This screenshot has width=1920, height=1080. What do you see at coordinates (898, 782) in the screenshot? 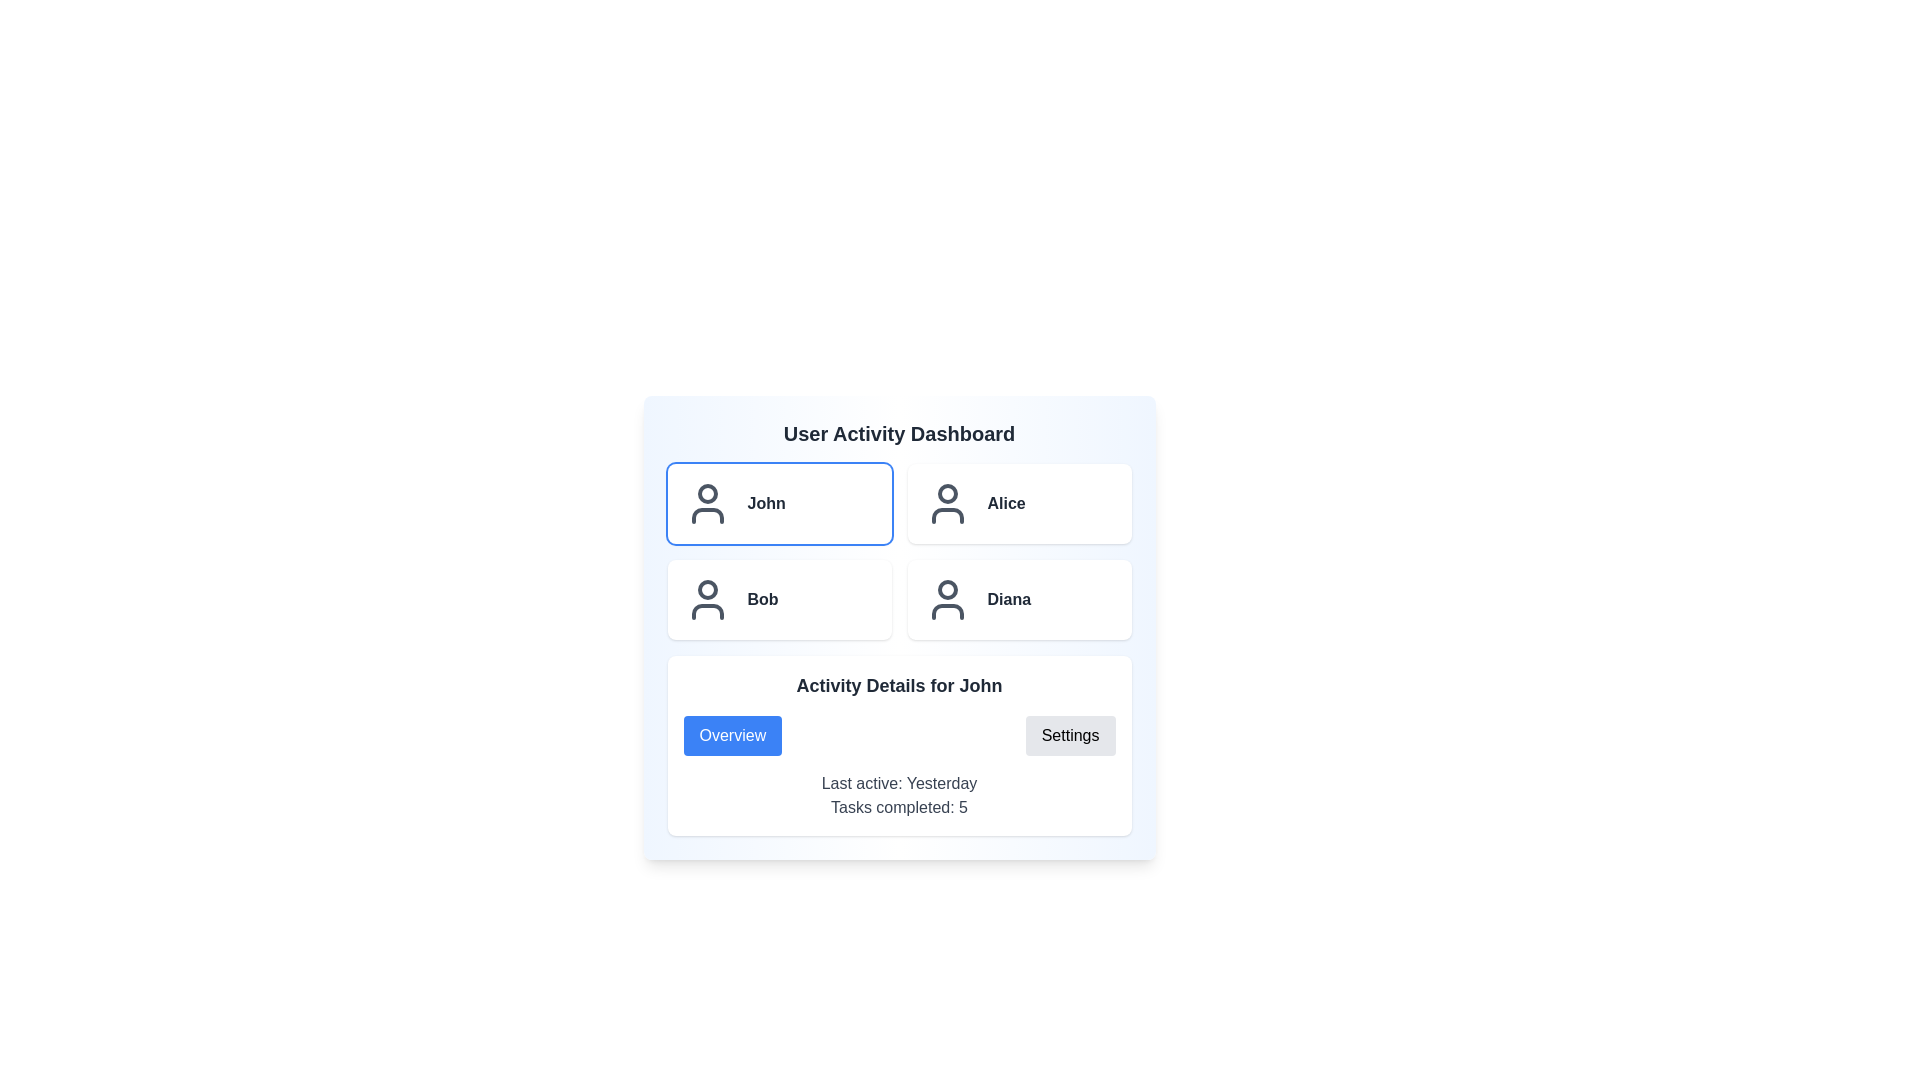
I see `the label displaying 'Last active: Yesterday', which is styled with gray text and is located within the 'Activity Details for John' section, just below the 'Overview' button` at bounding box center [898, 782].